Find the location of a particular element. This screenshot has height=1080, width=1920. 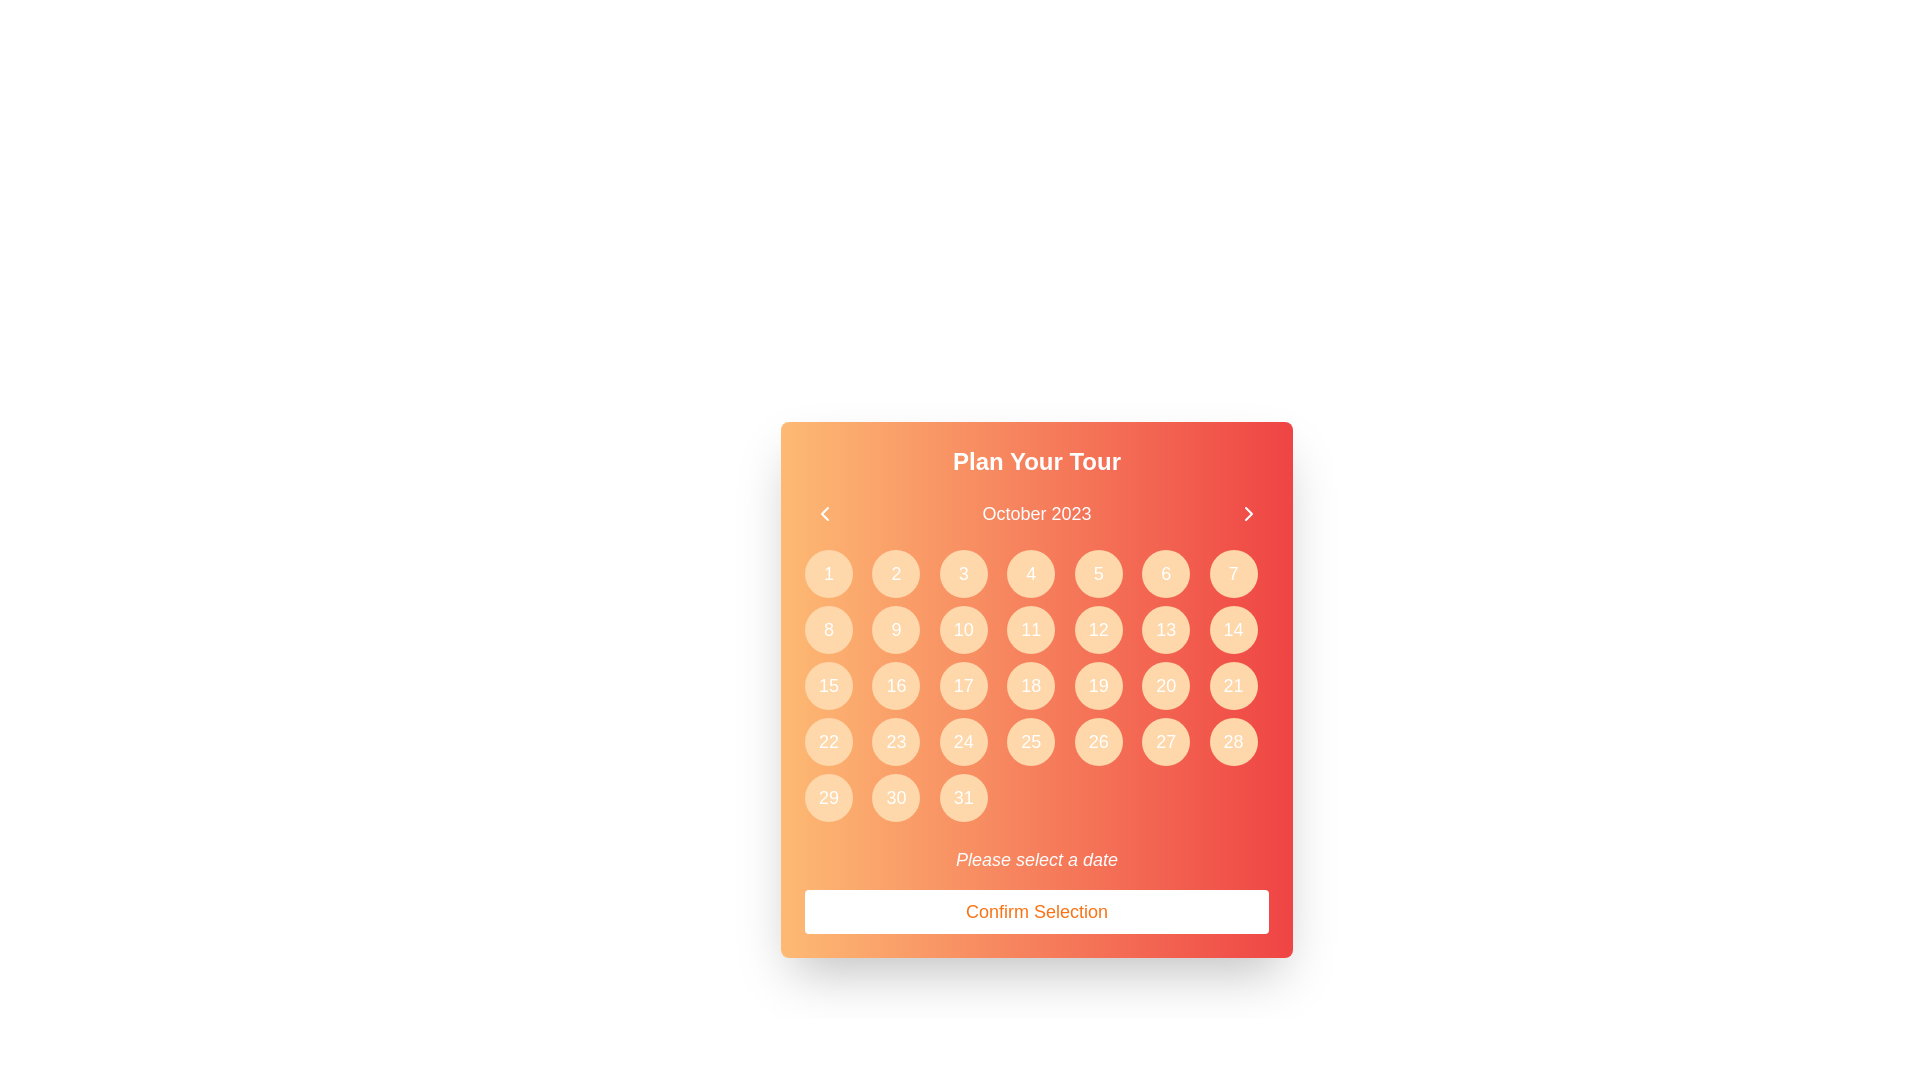

the selectable date button representing '15' in the calendar interface is located at coordinates (829, 685).